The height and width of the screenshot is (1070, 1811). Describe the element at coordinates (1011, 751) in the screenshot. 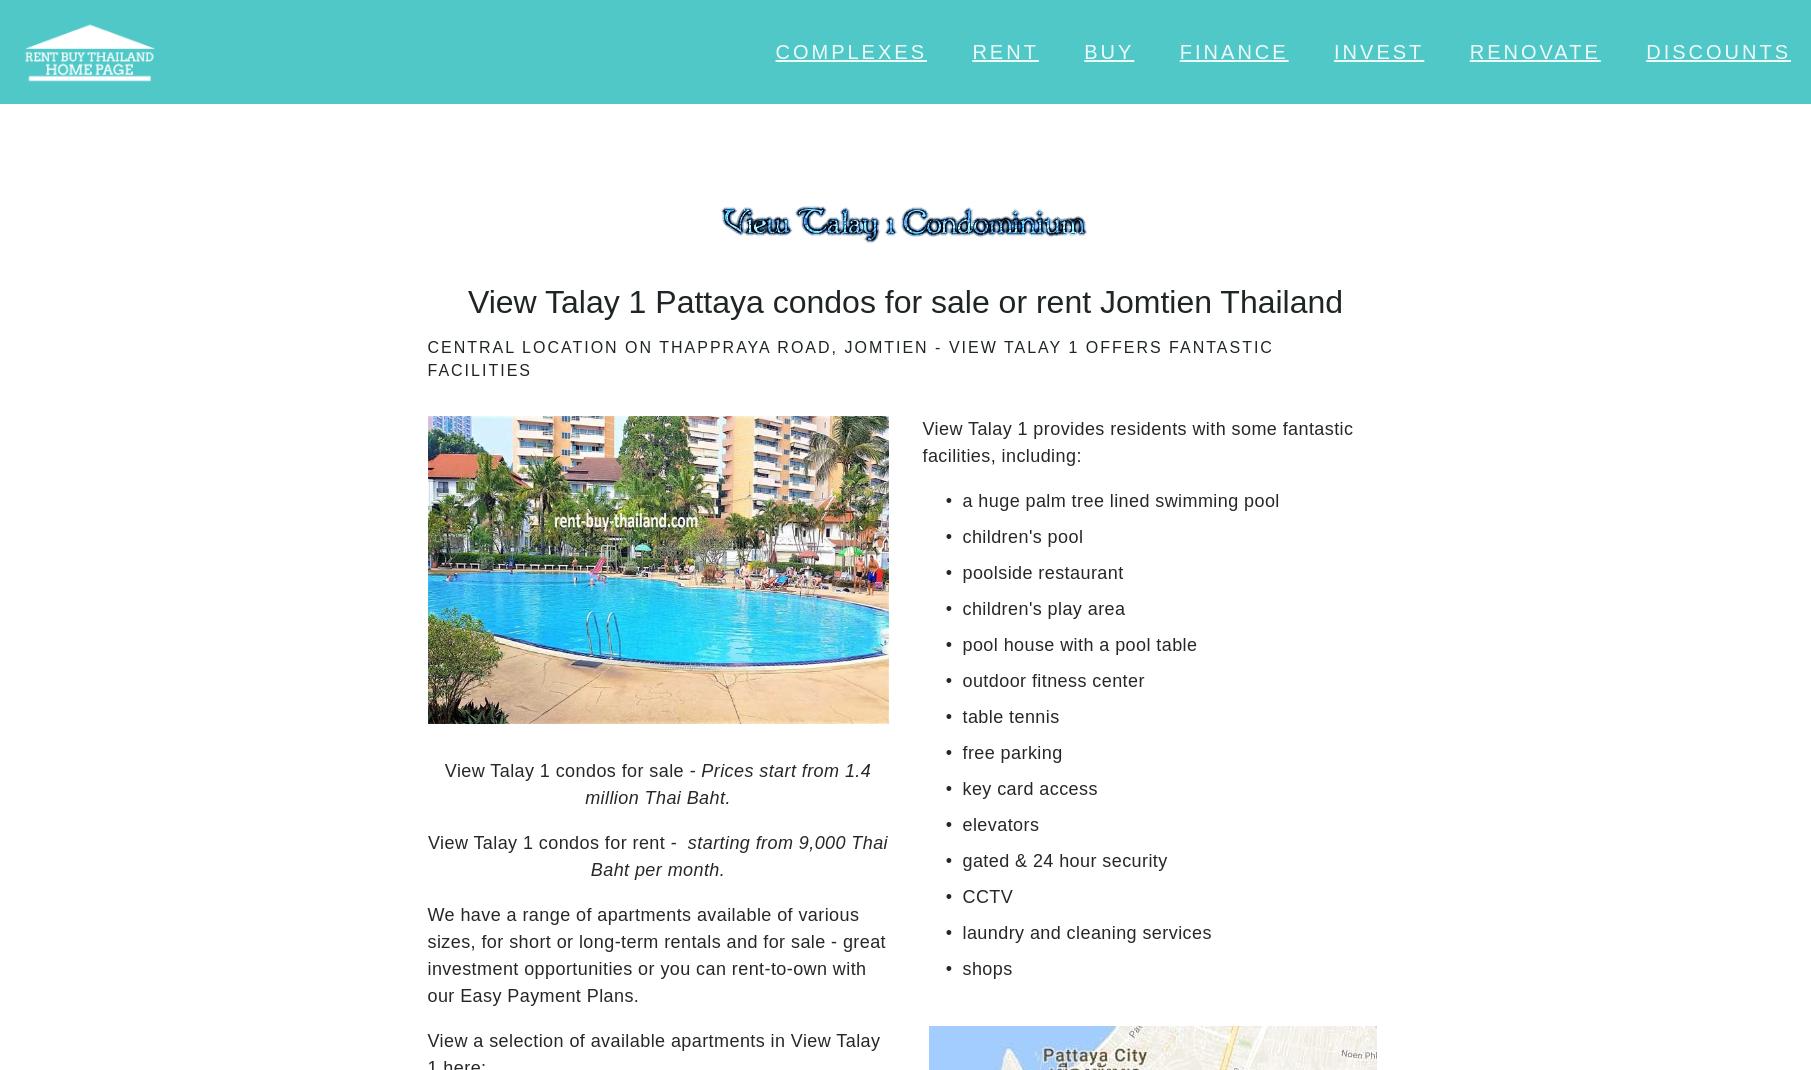

I see `'free parking'` at that location.